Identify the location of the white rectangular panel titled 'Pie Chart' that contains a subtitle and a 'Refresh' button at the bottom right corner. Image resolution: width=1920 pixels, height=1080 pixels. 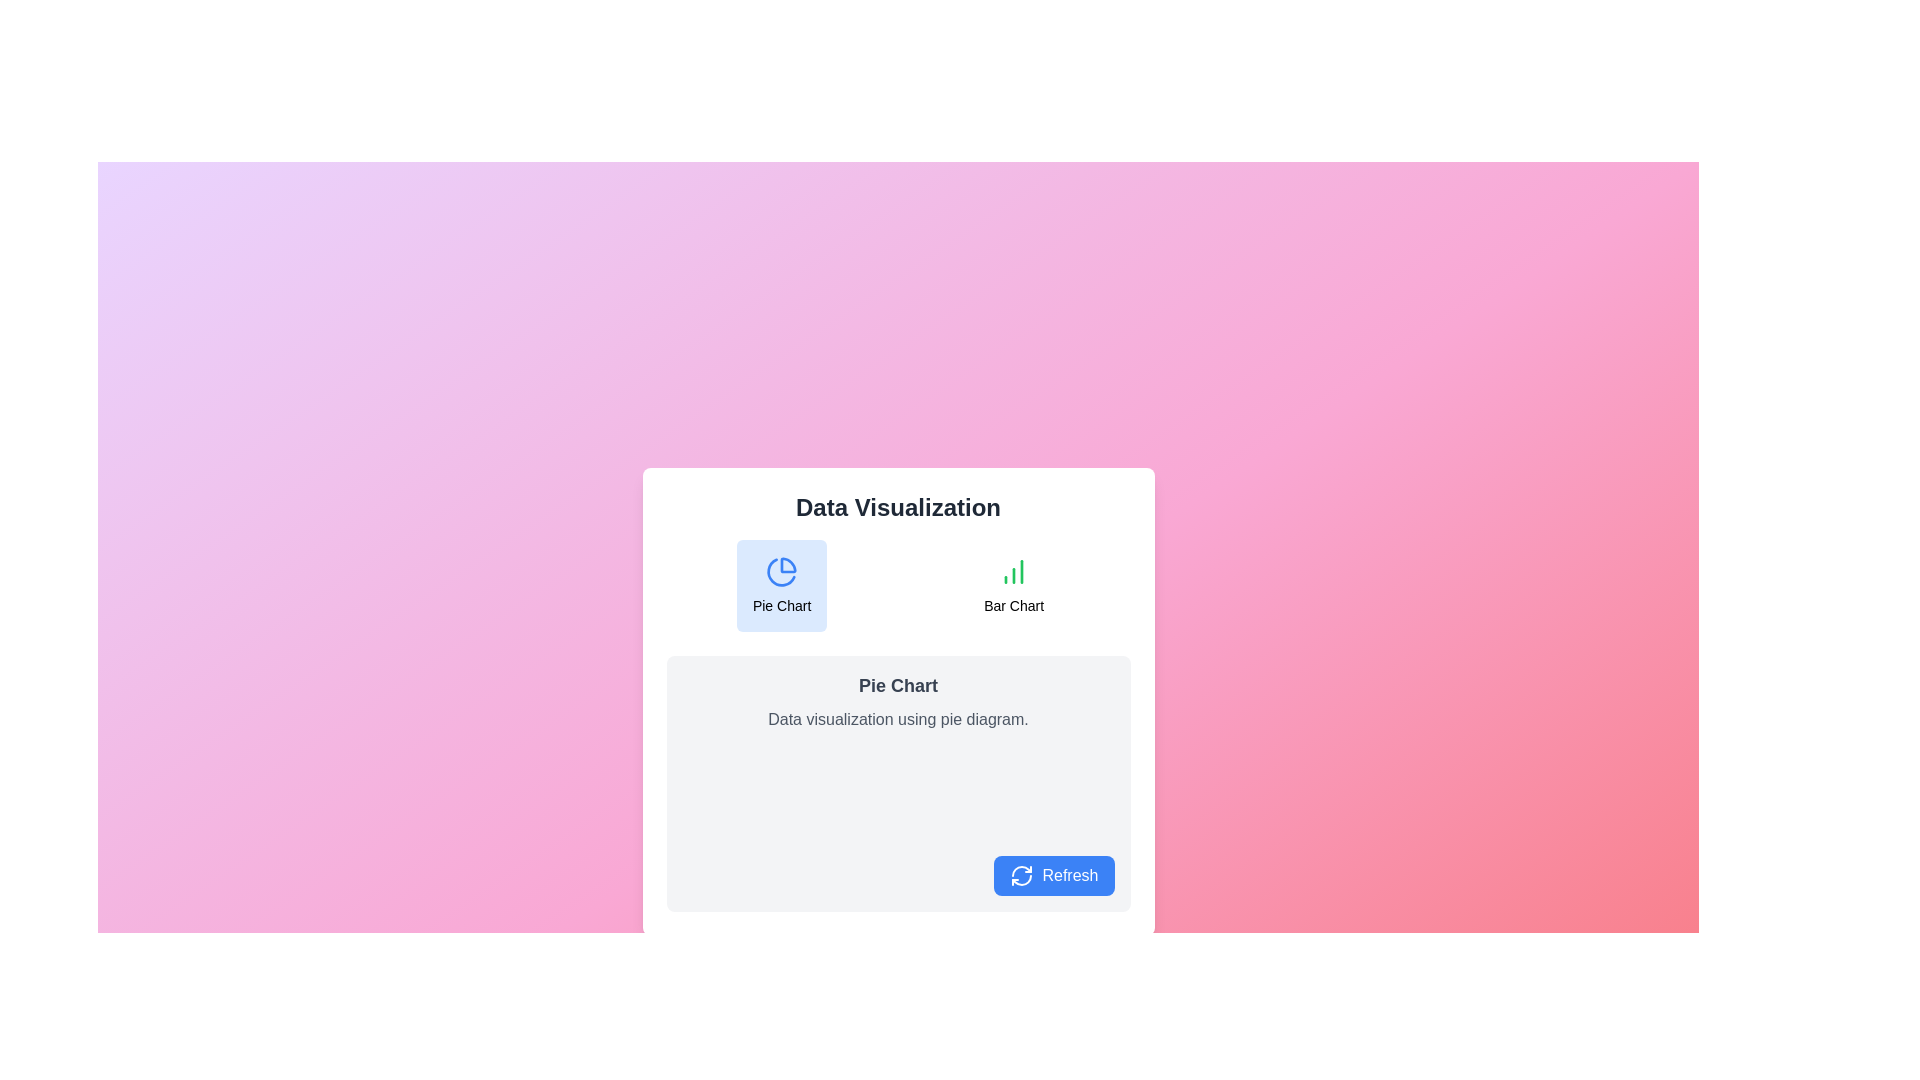
(897, 701).